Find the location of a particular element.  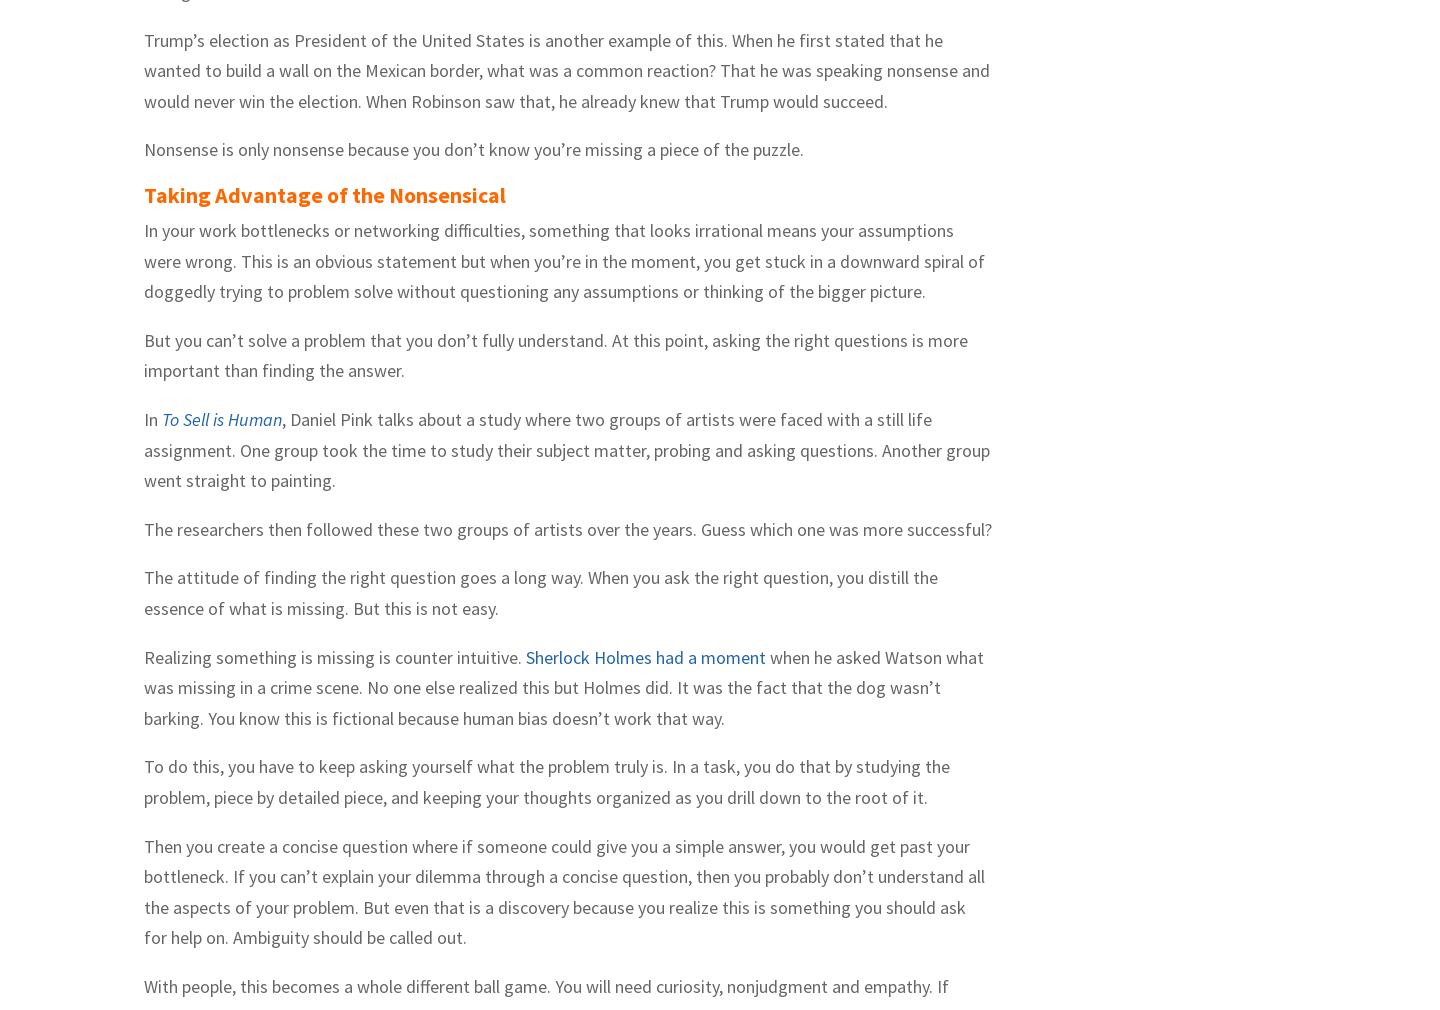

'The researchers then followed these two groups of artists over the years. Guess which one was more successful?' is located at coordinates (143, 527).